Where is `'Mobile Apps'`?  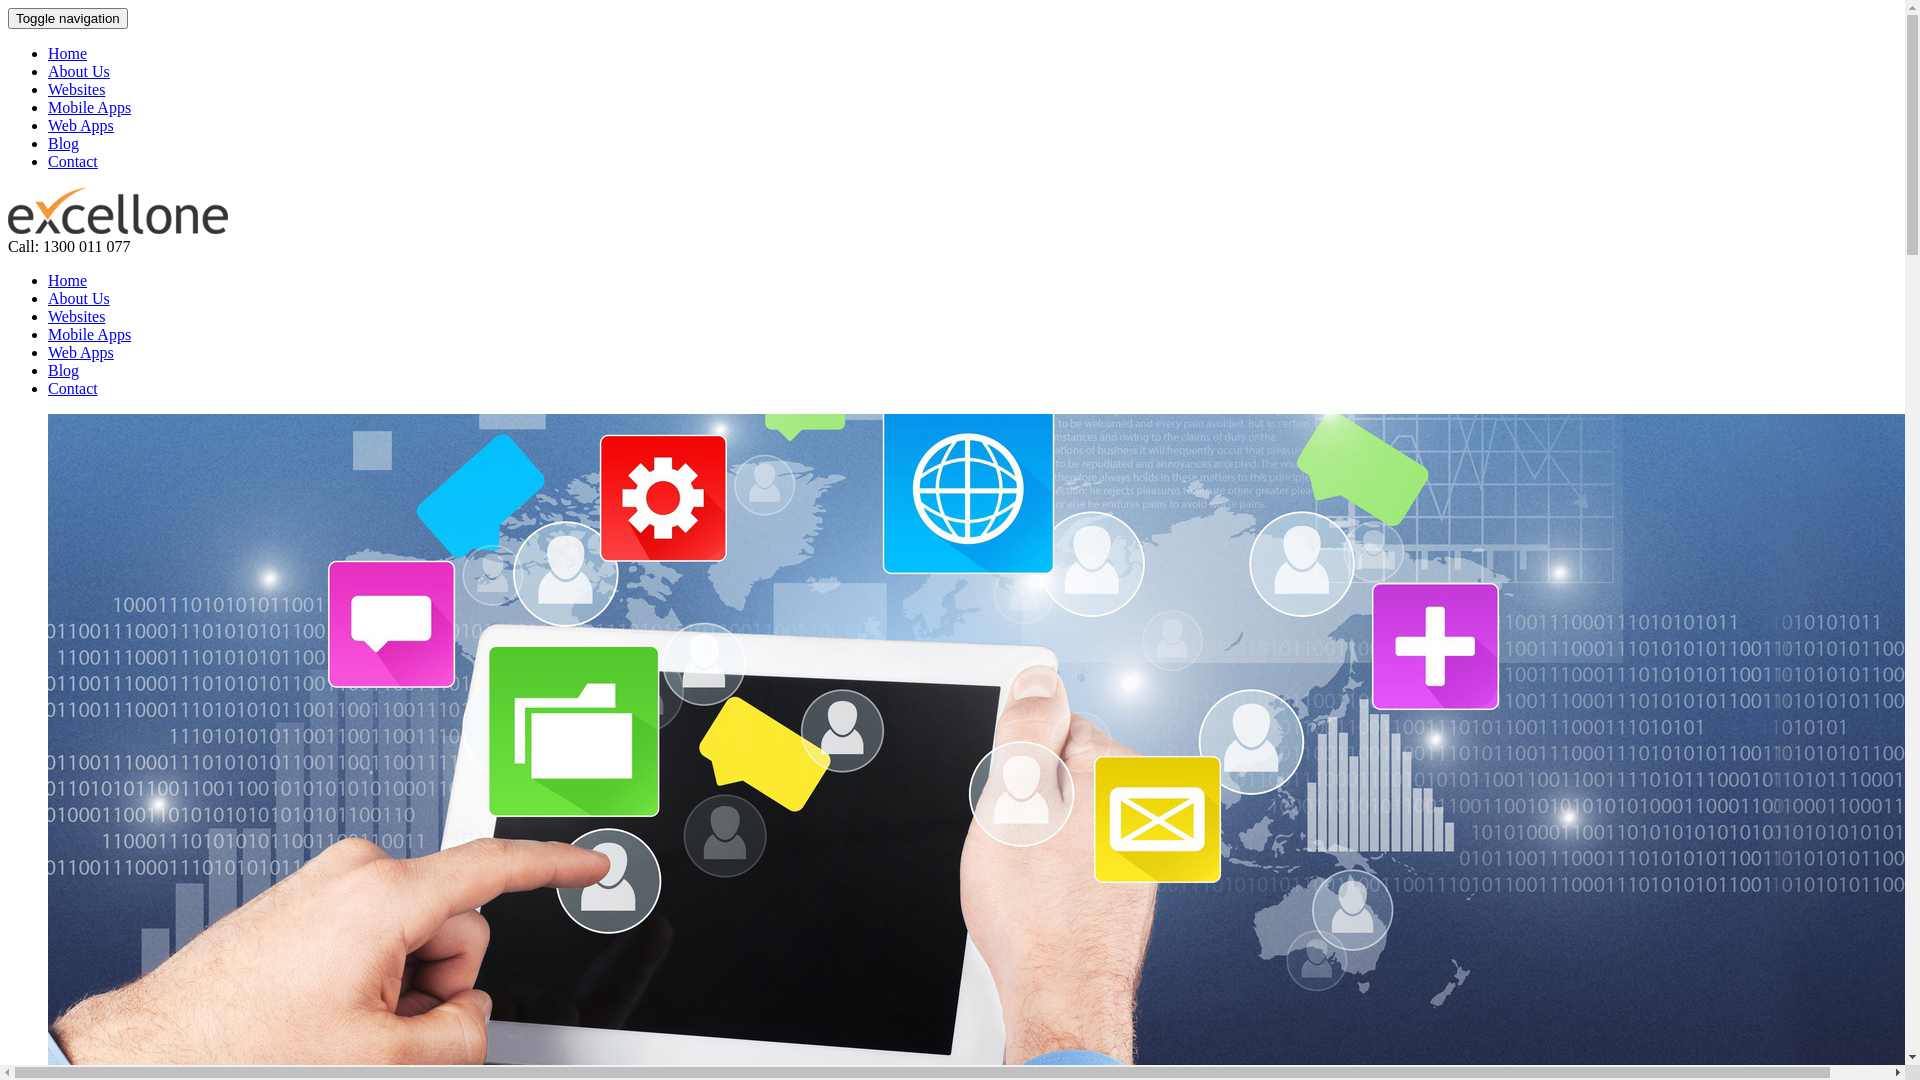
'Mobile Apps' is located at coordinates (88, 107).